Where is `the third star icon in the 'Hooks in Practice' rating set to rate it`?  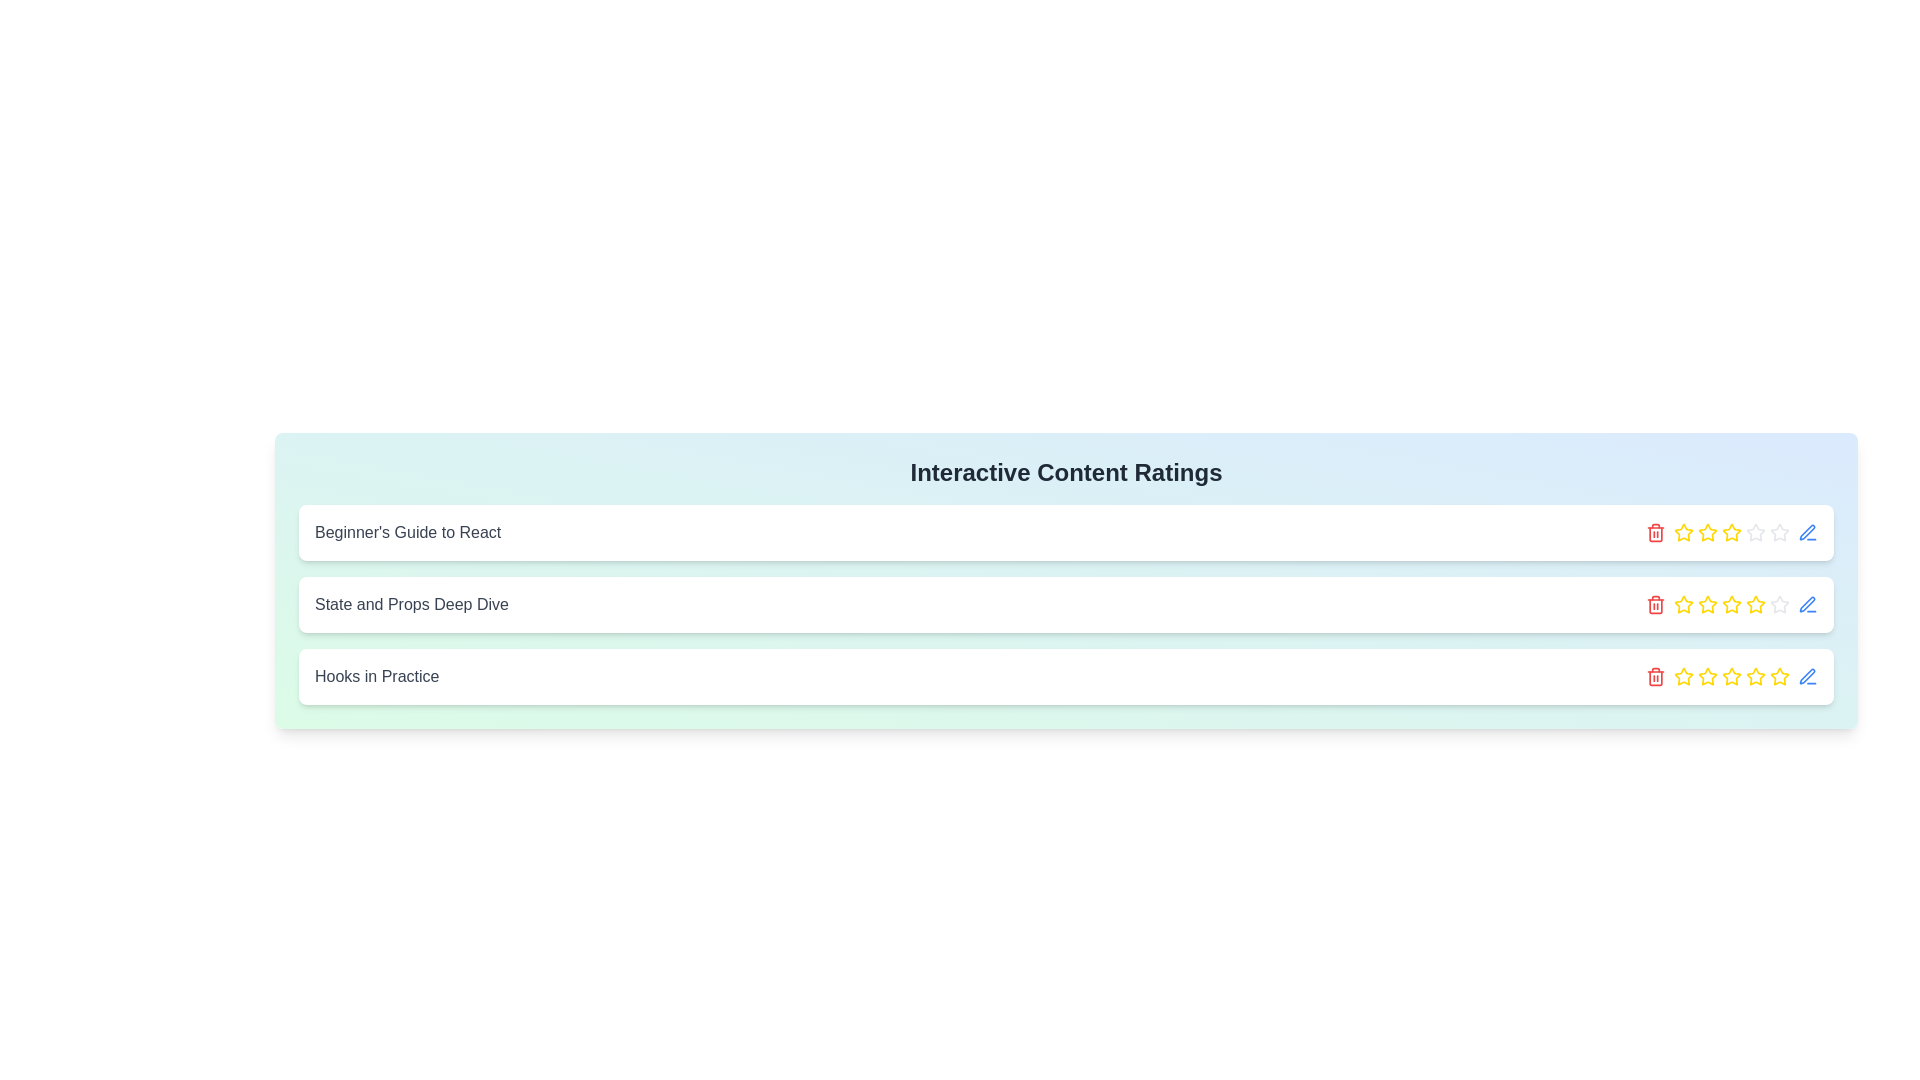
the third star icon in the 'Hooks in Practice' rating set to rate it is located at coordinates (1730, 675).